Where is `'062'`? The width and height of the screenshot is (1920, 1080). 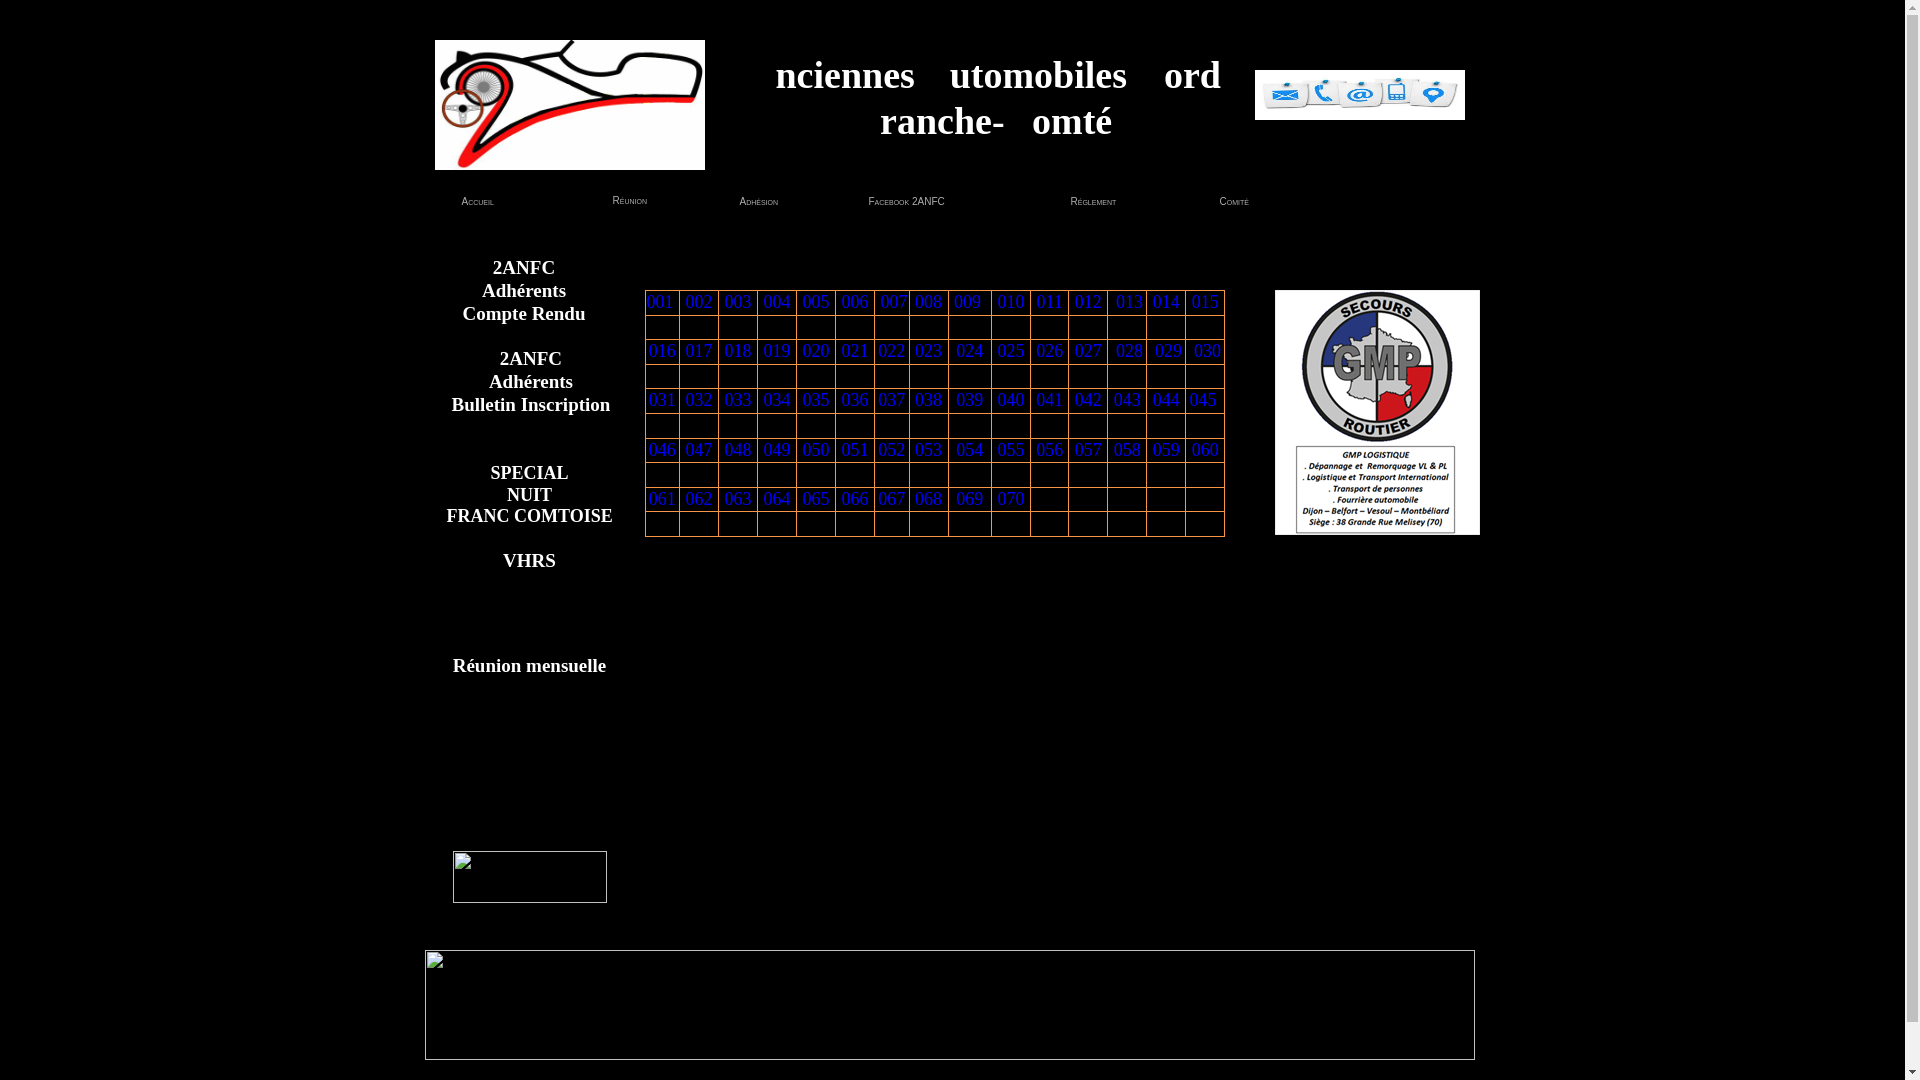 '062' is located at coordinates (699, 497).